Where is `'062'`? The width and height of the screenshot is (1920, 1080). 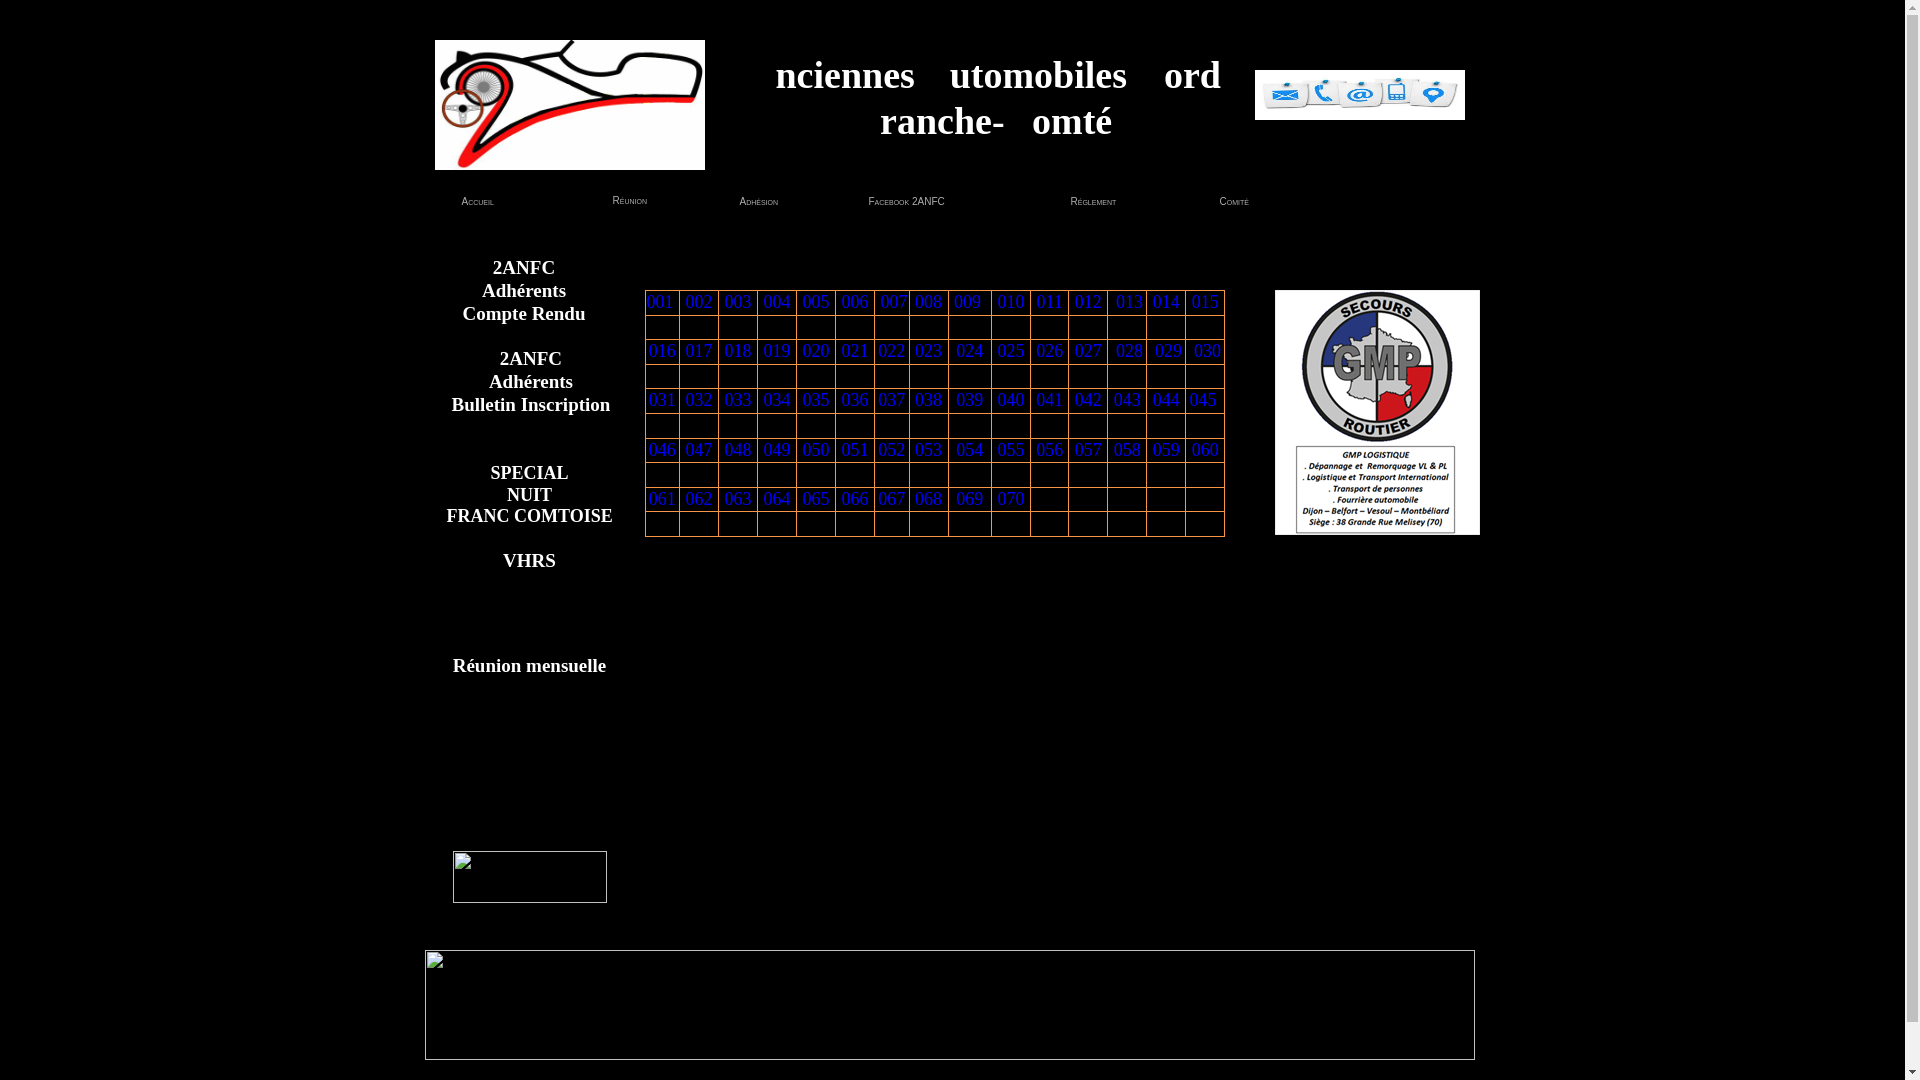 '062' is located at coordinates (699, 497).